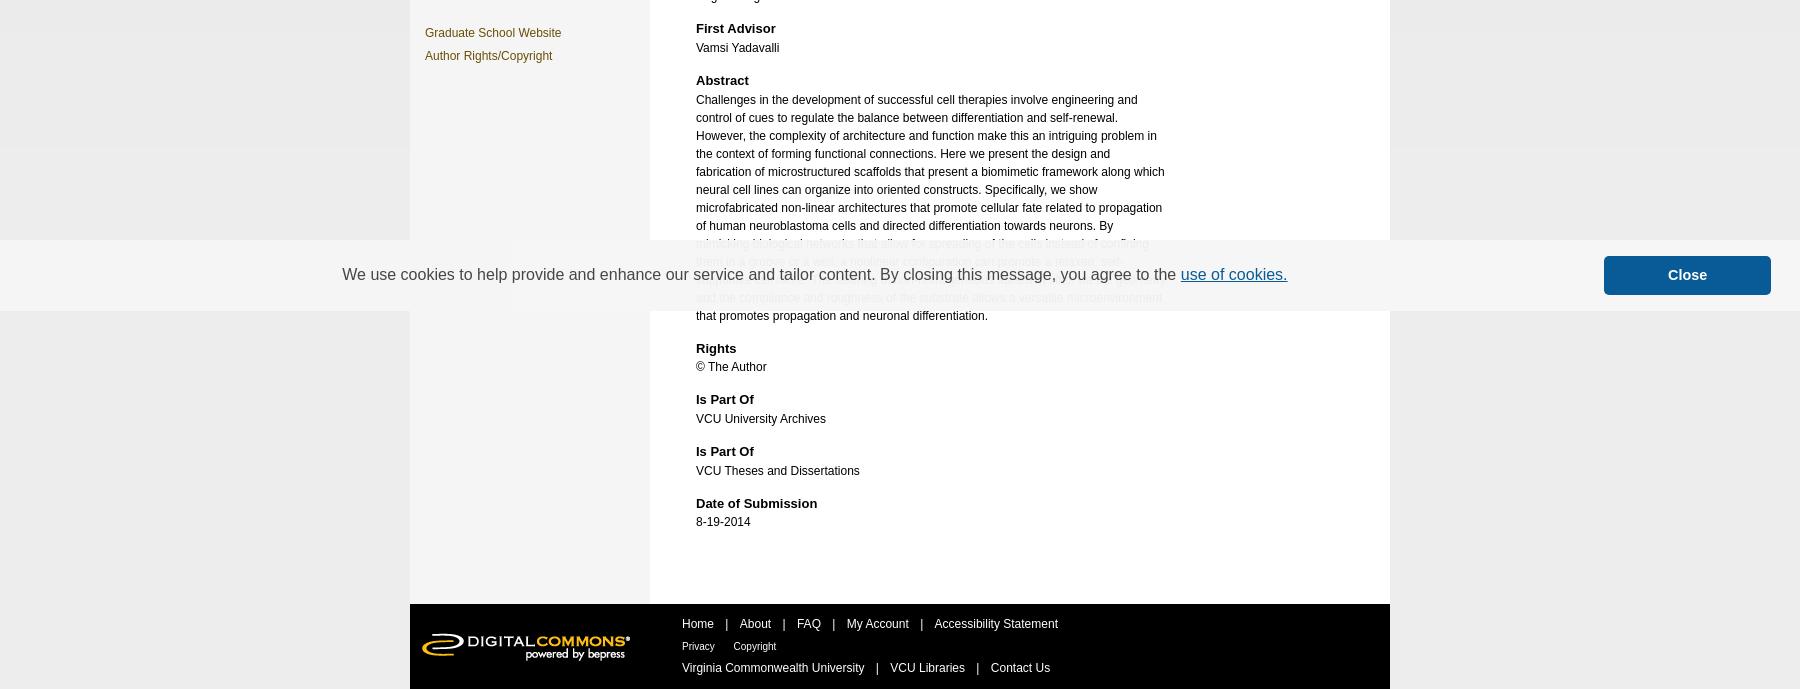 The width and height of the screenshot is (1800, 689). Describe the element at coordinates (994, 623) in the screenshot. I see `'Accessibility Statement'` at that location.